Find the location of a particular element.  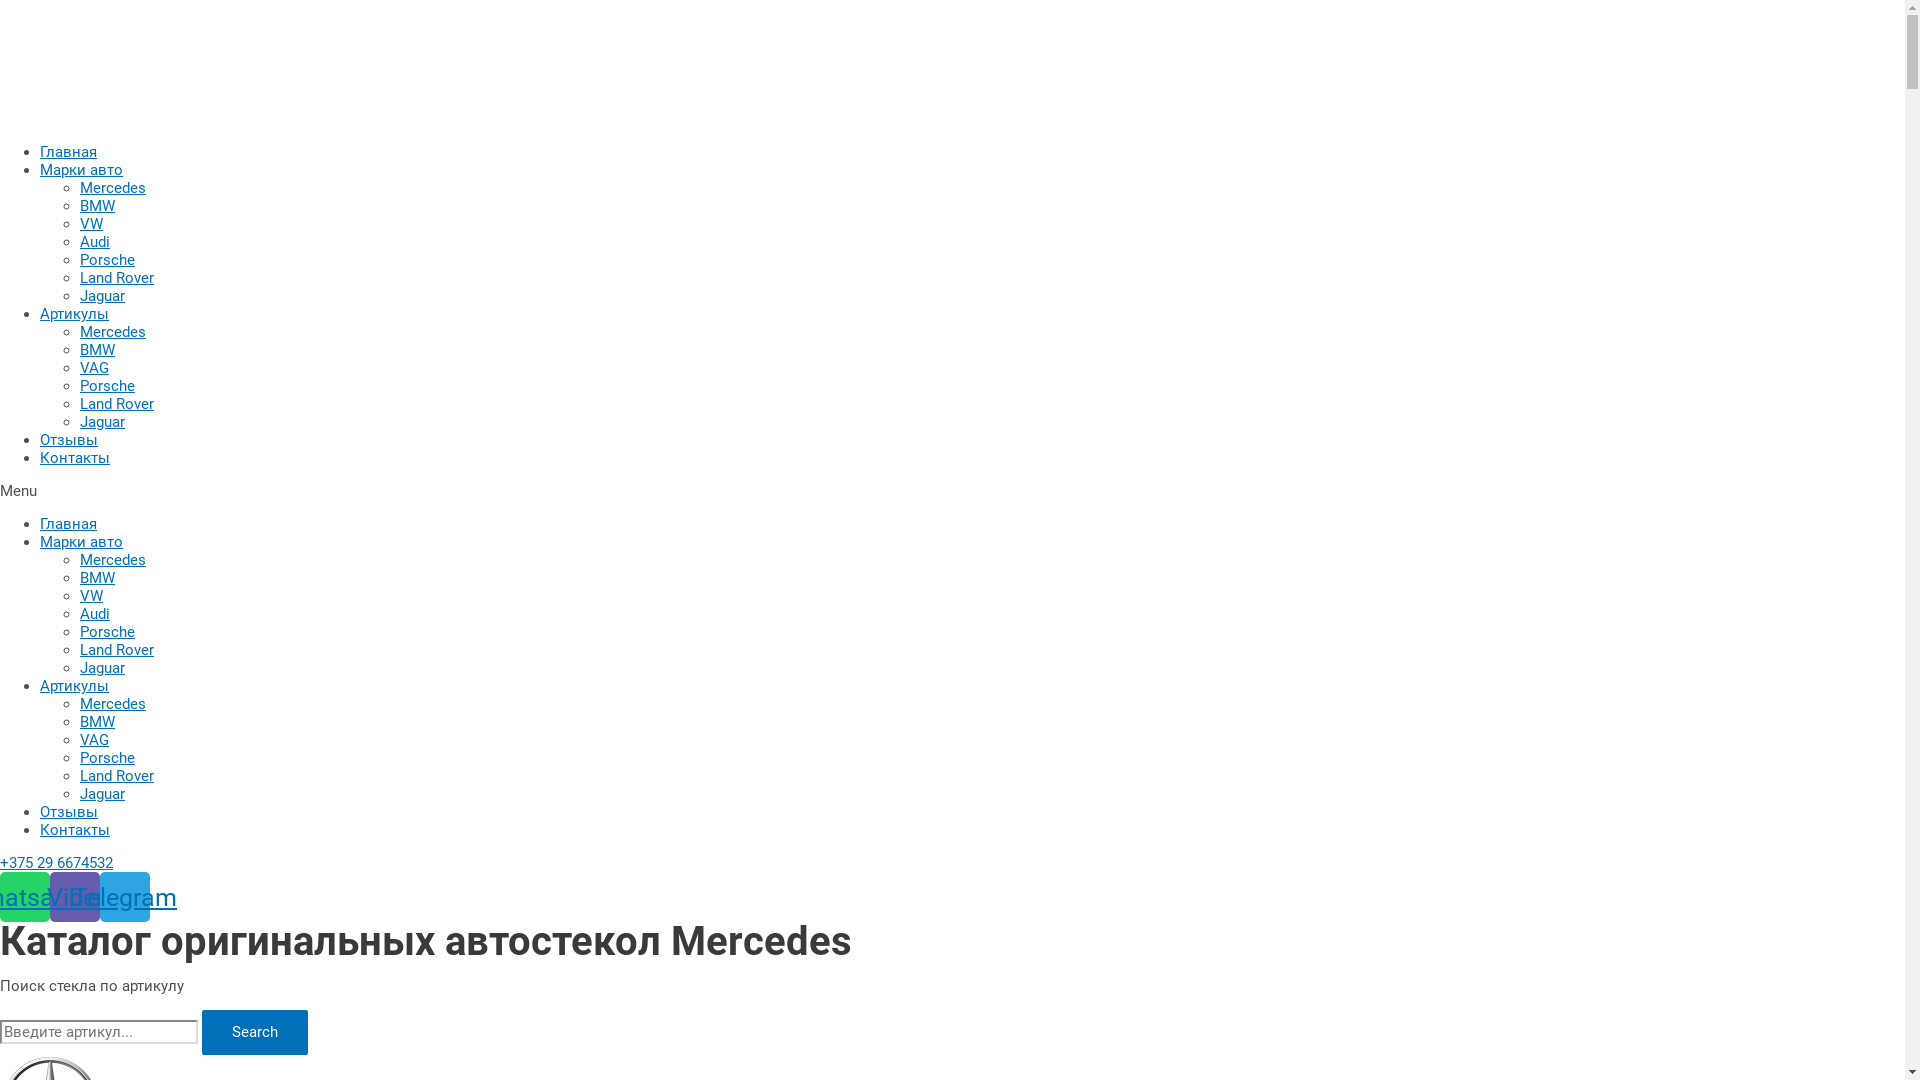

'Audi' is located at coordinates (80, 241).